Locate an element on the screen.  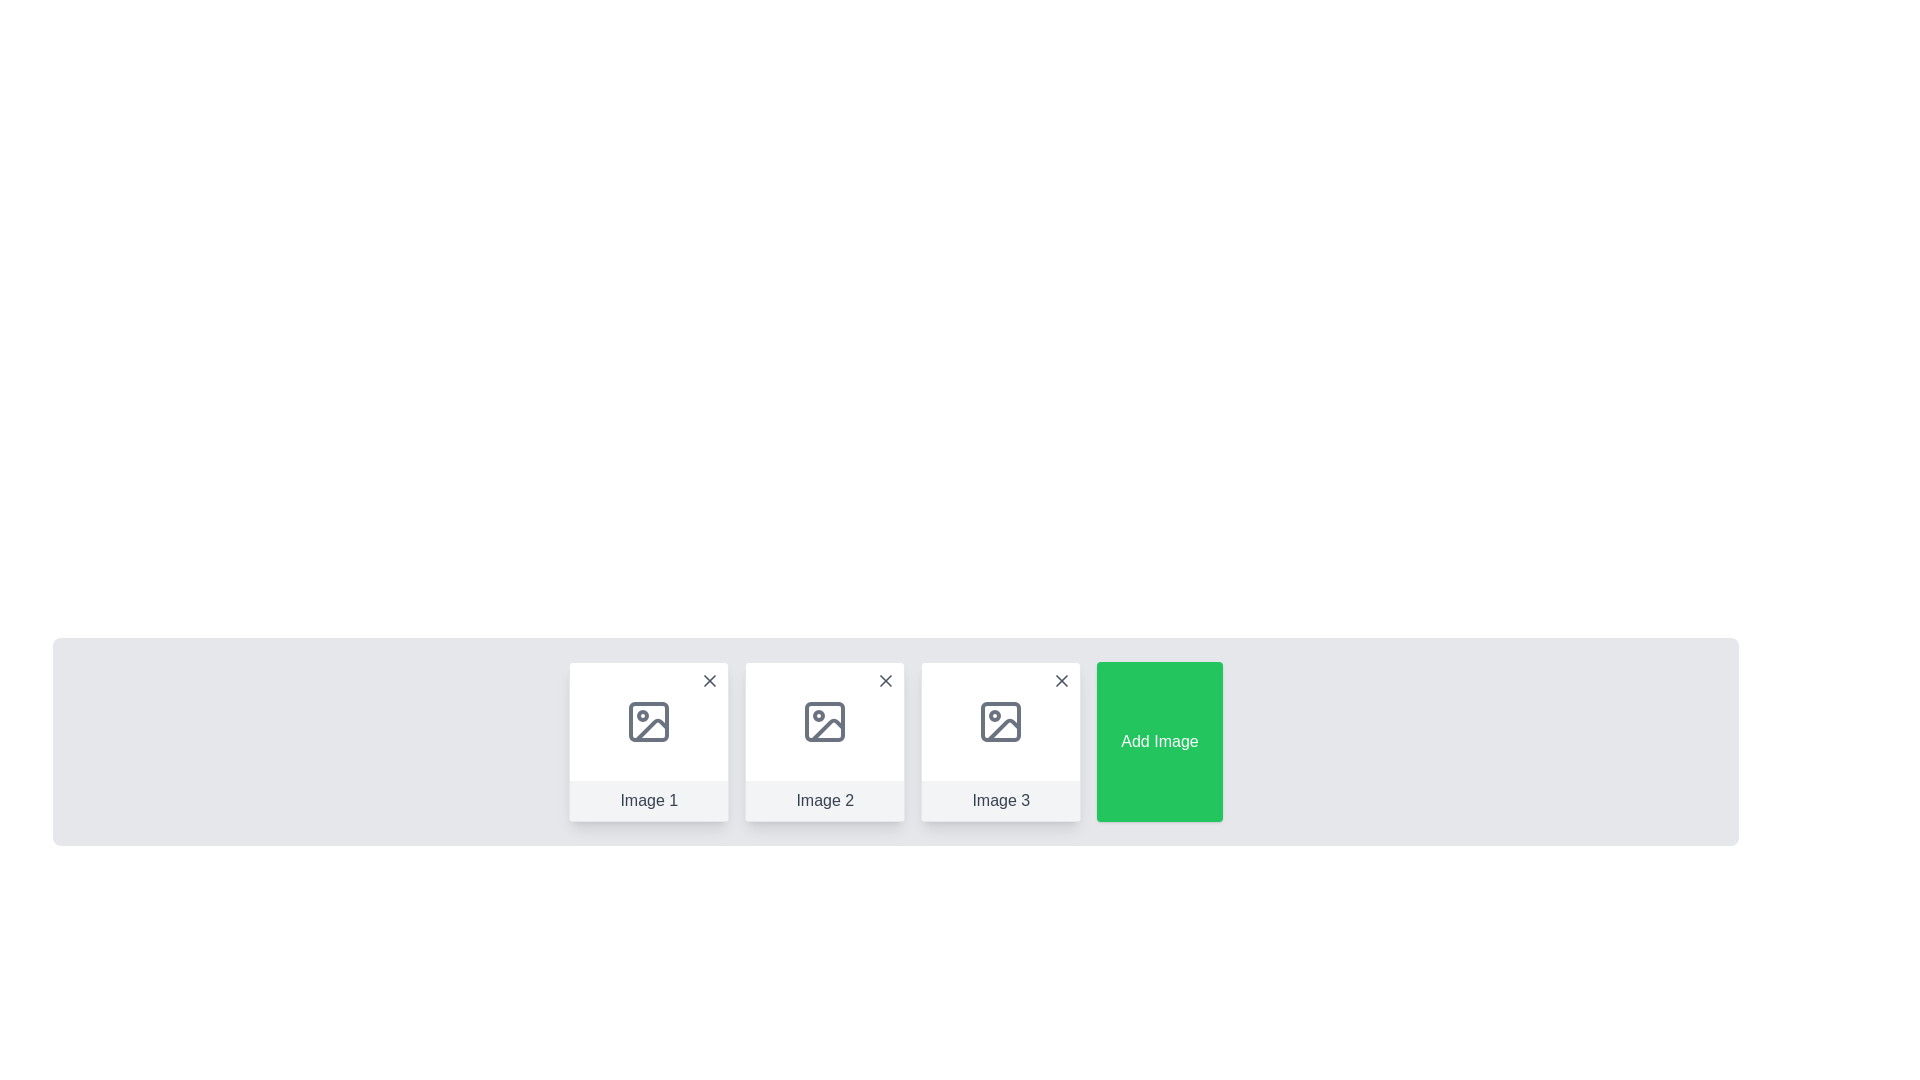
the upper-left to lower-right diagonal cross segment of the 'X' icon located in the header section of the thumbnail labeled 'Image 2' is located at coordinates (885, 680).